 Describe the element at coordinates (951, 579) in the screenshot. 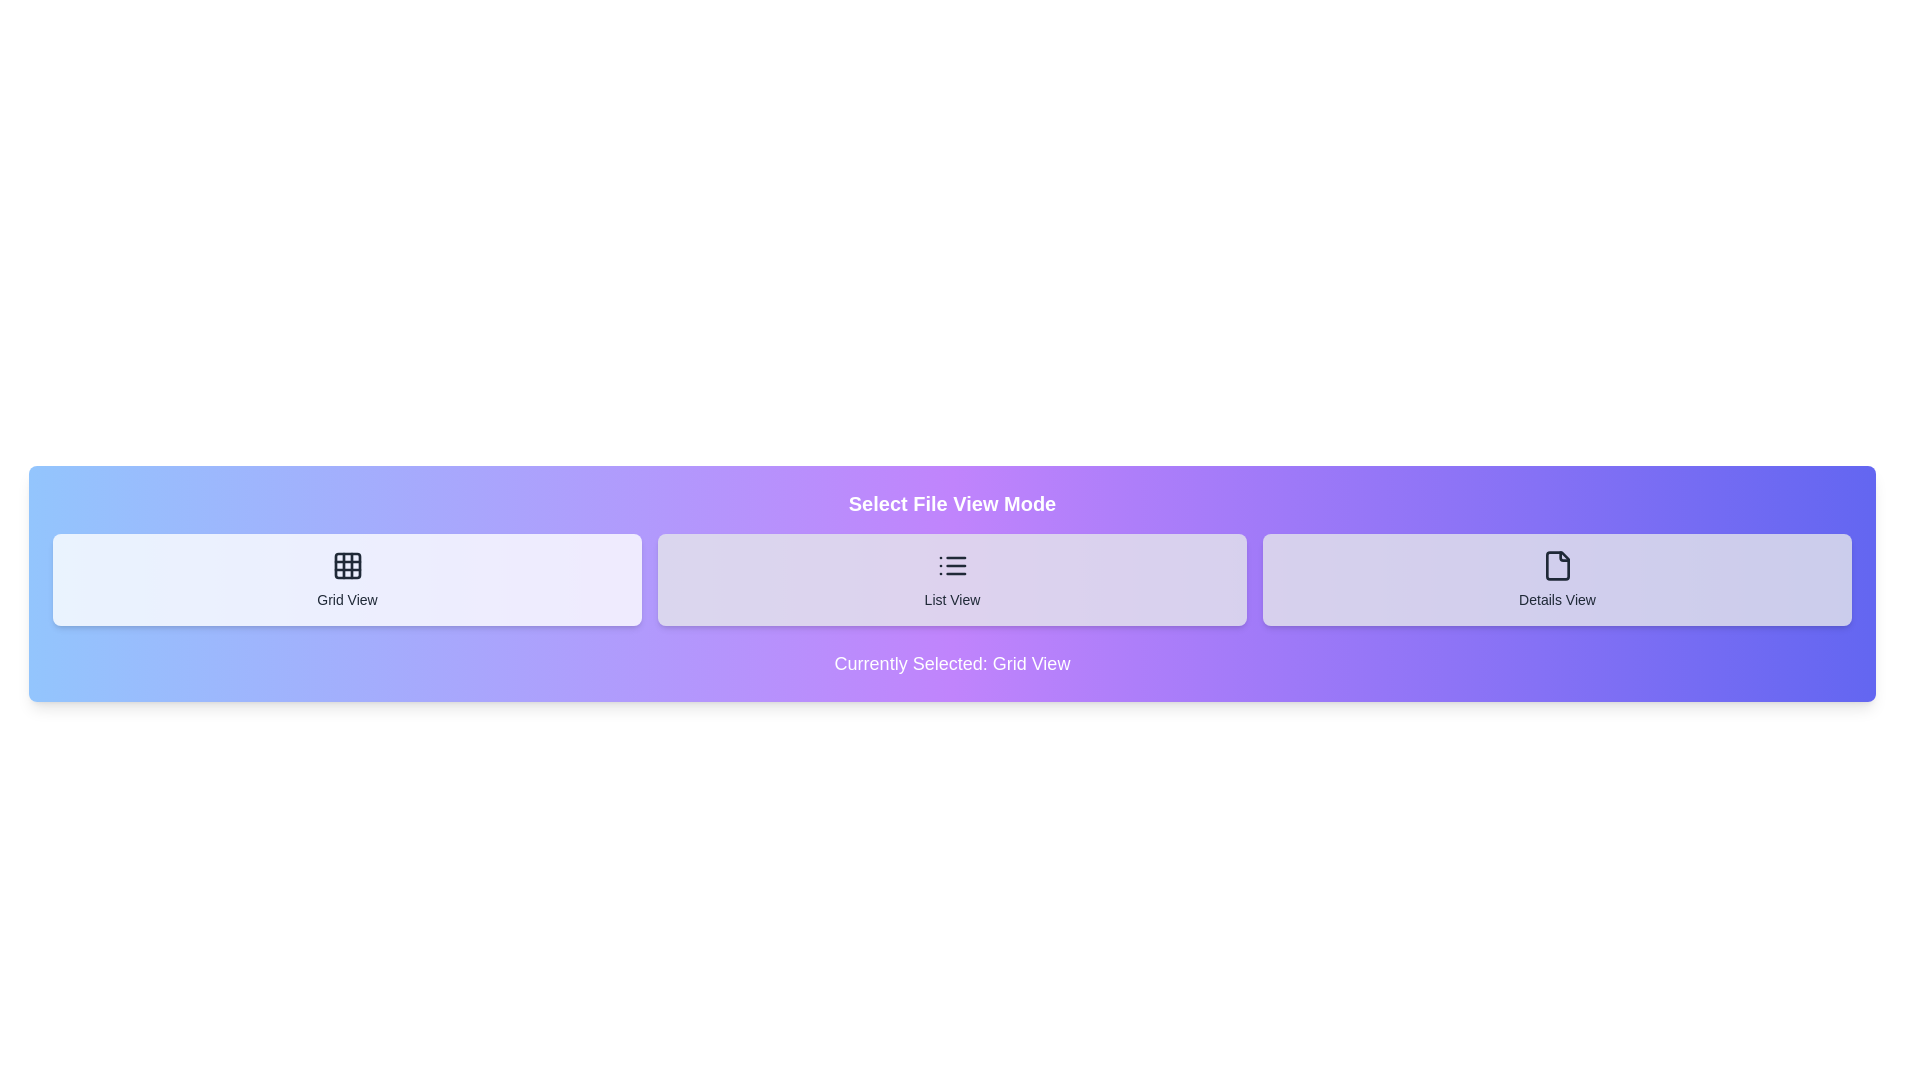

I see `the button corresponding to the desired file view mode: List View` at that location.